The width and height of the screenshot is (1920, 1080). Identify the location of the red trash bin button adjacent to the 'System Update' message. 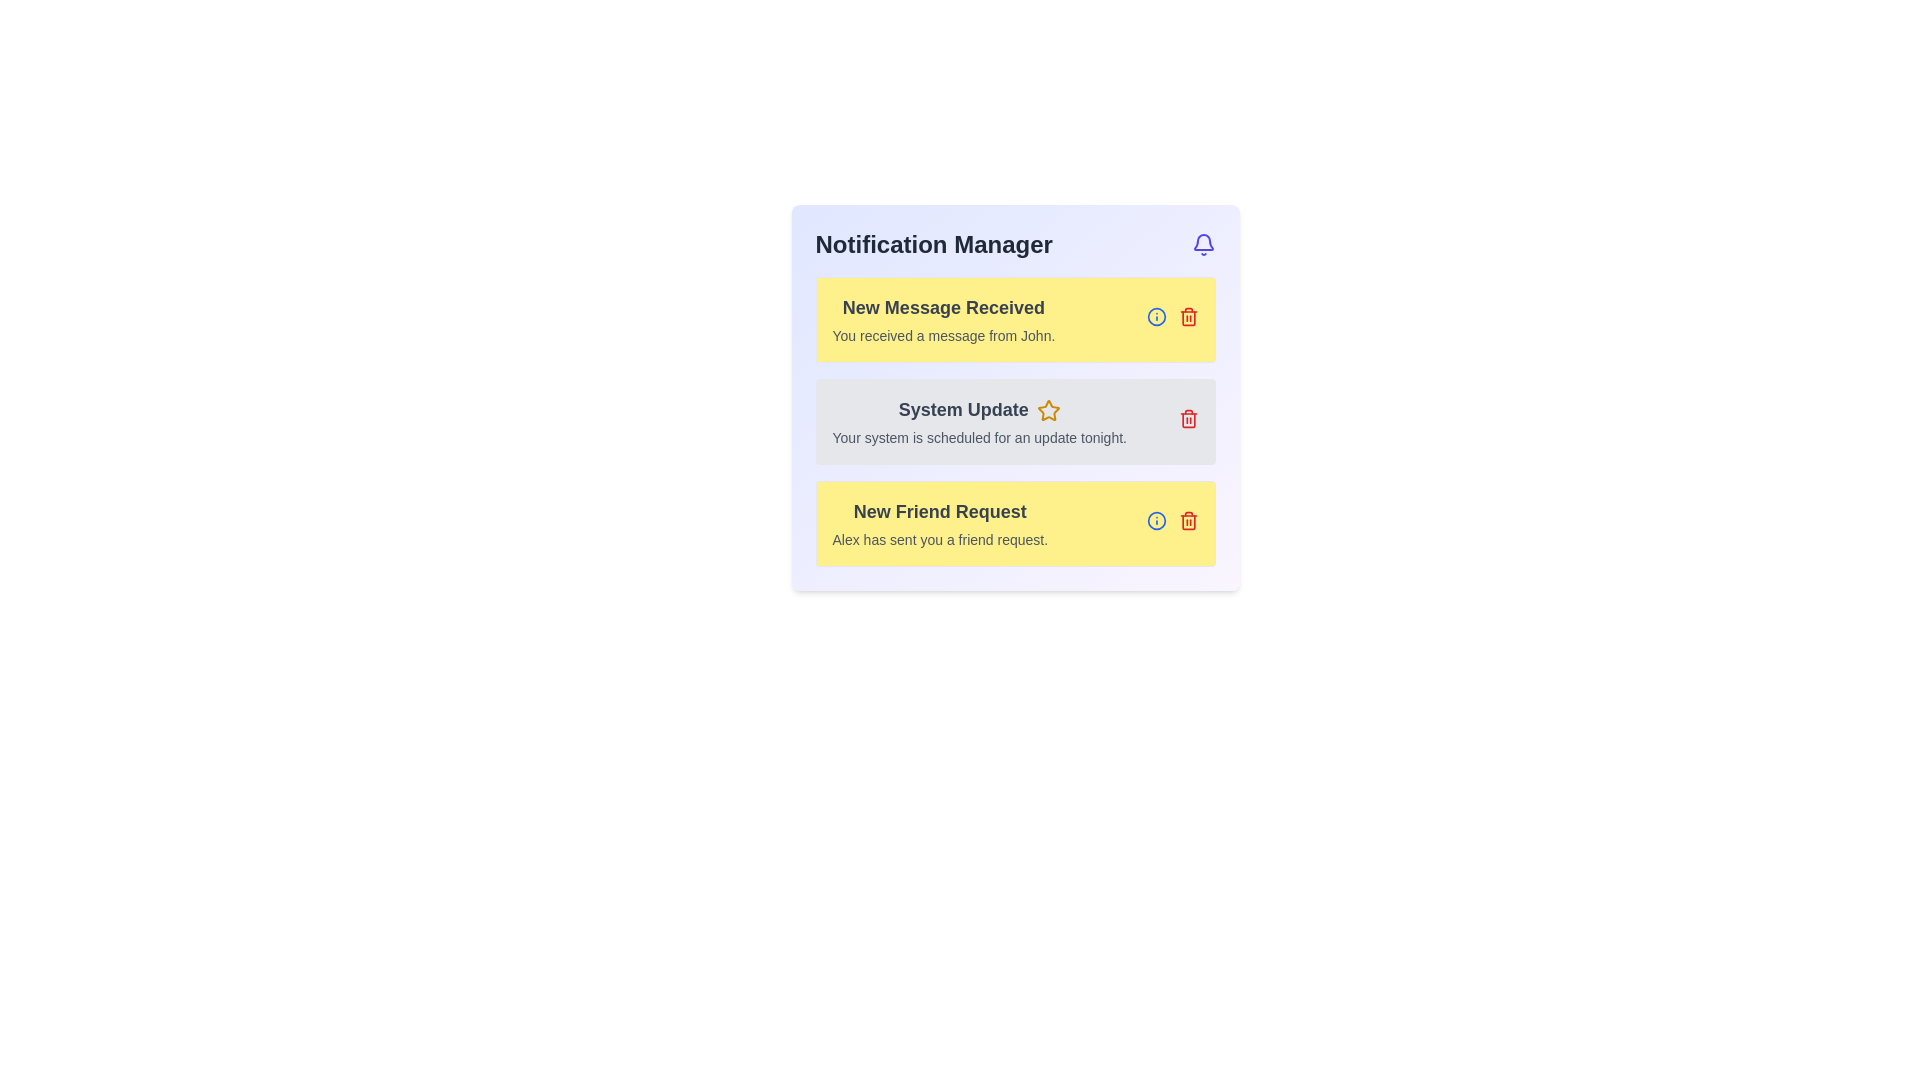
(1188, 420).